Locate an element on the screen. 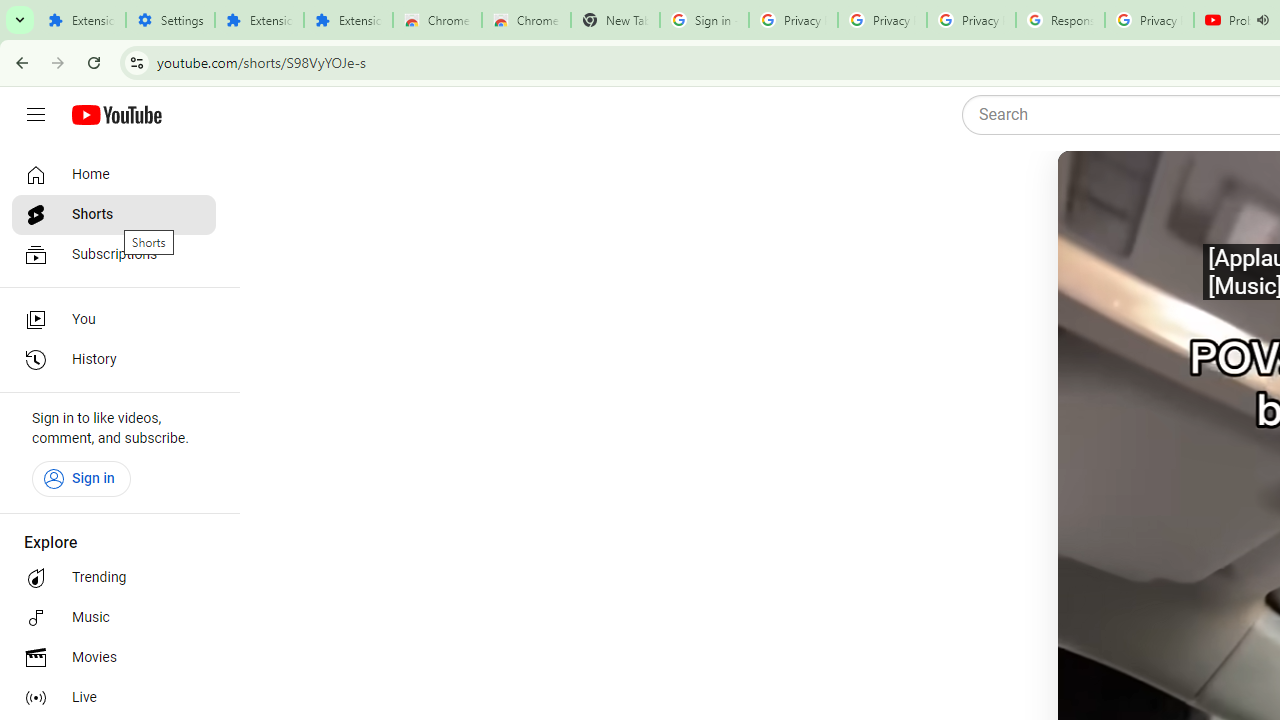  'YouTube Home' is located at coordinates (115, 115).